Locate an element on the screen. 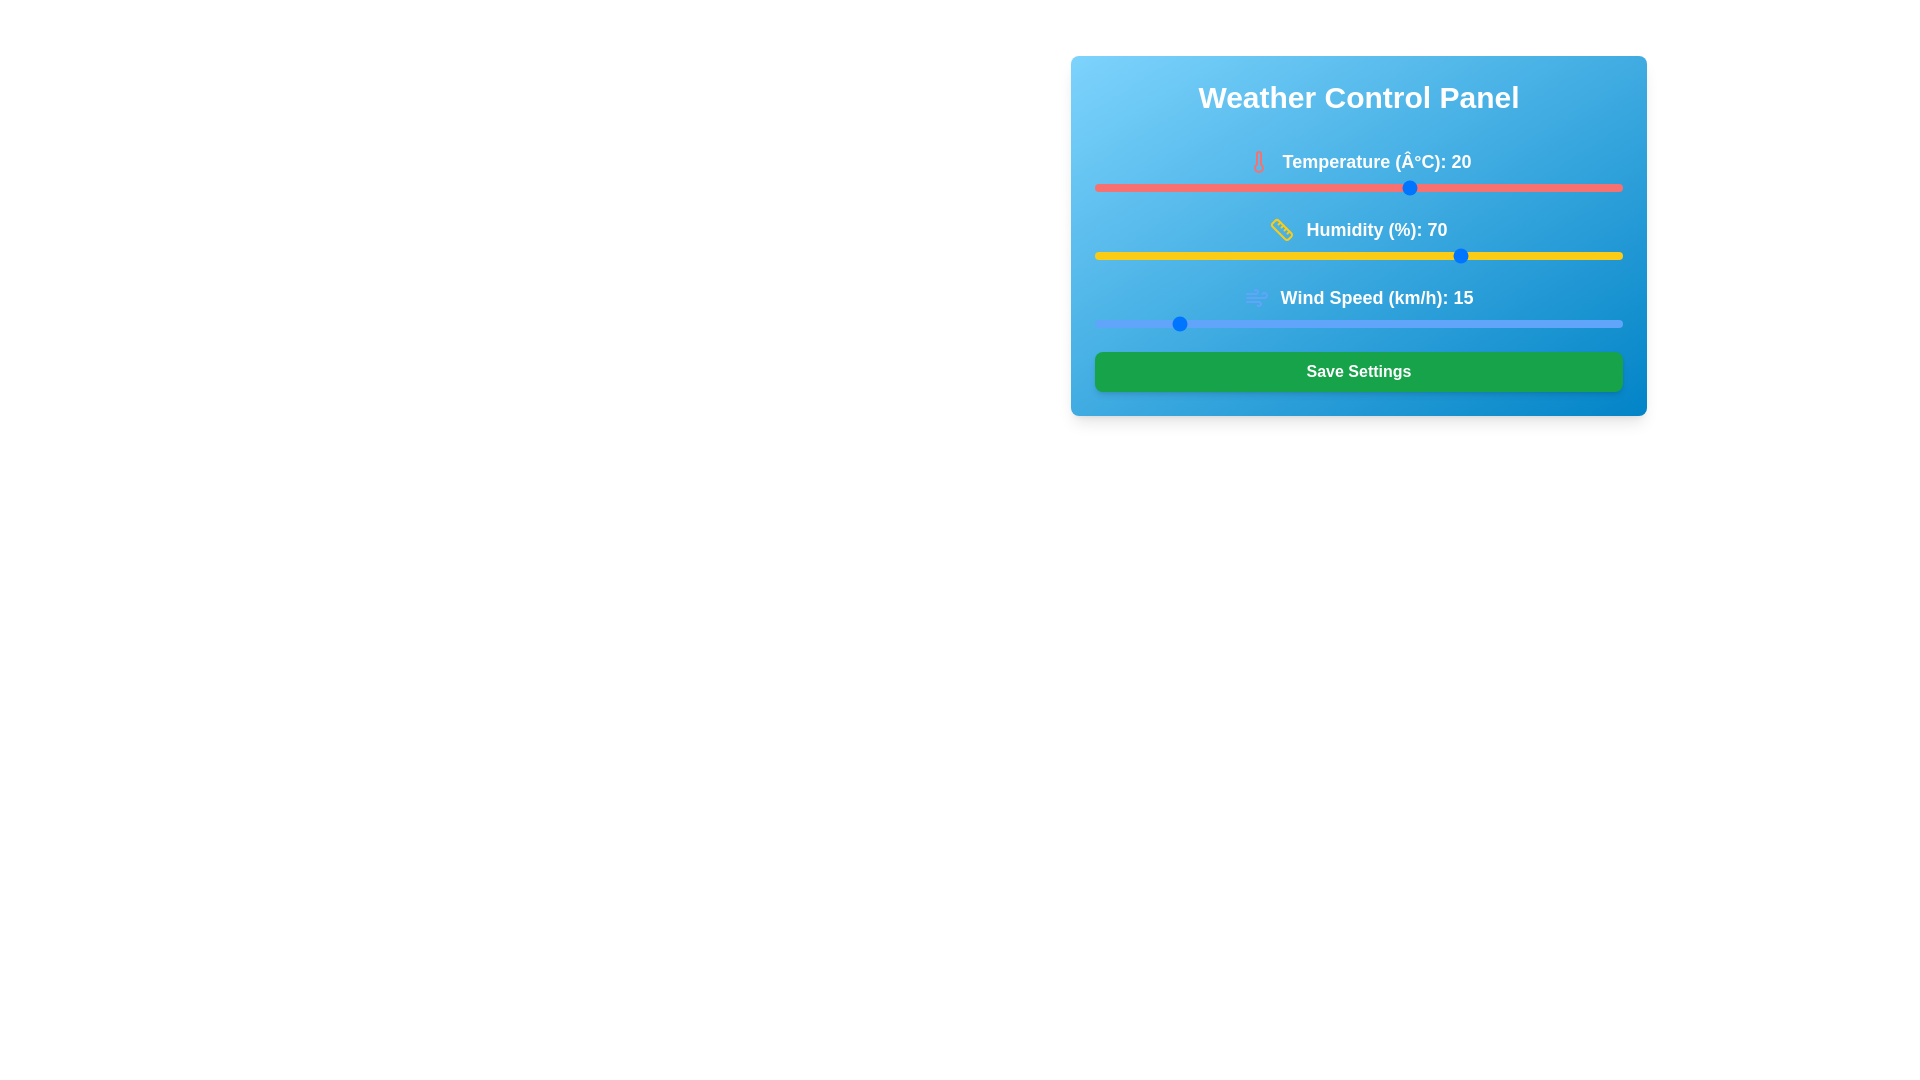 The width and height of the screenshot is (1920, 1080). the humidity control icon, which is part of the 'Humidity (%): 70' group and located to the left of the descriptive text is located at coordinates (1282, 229).